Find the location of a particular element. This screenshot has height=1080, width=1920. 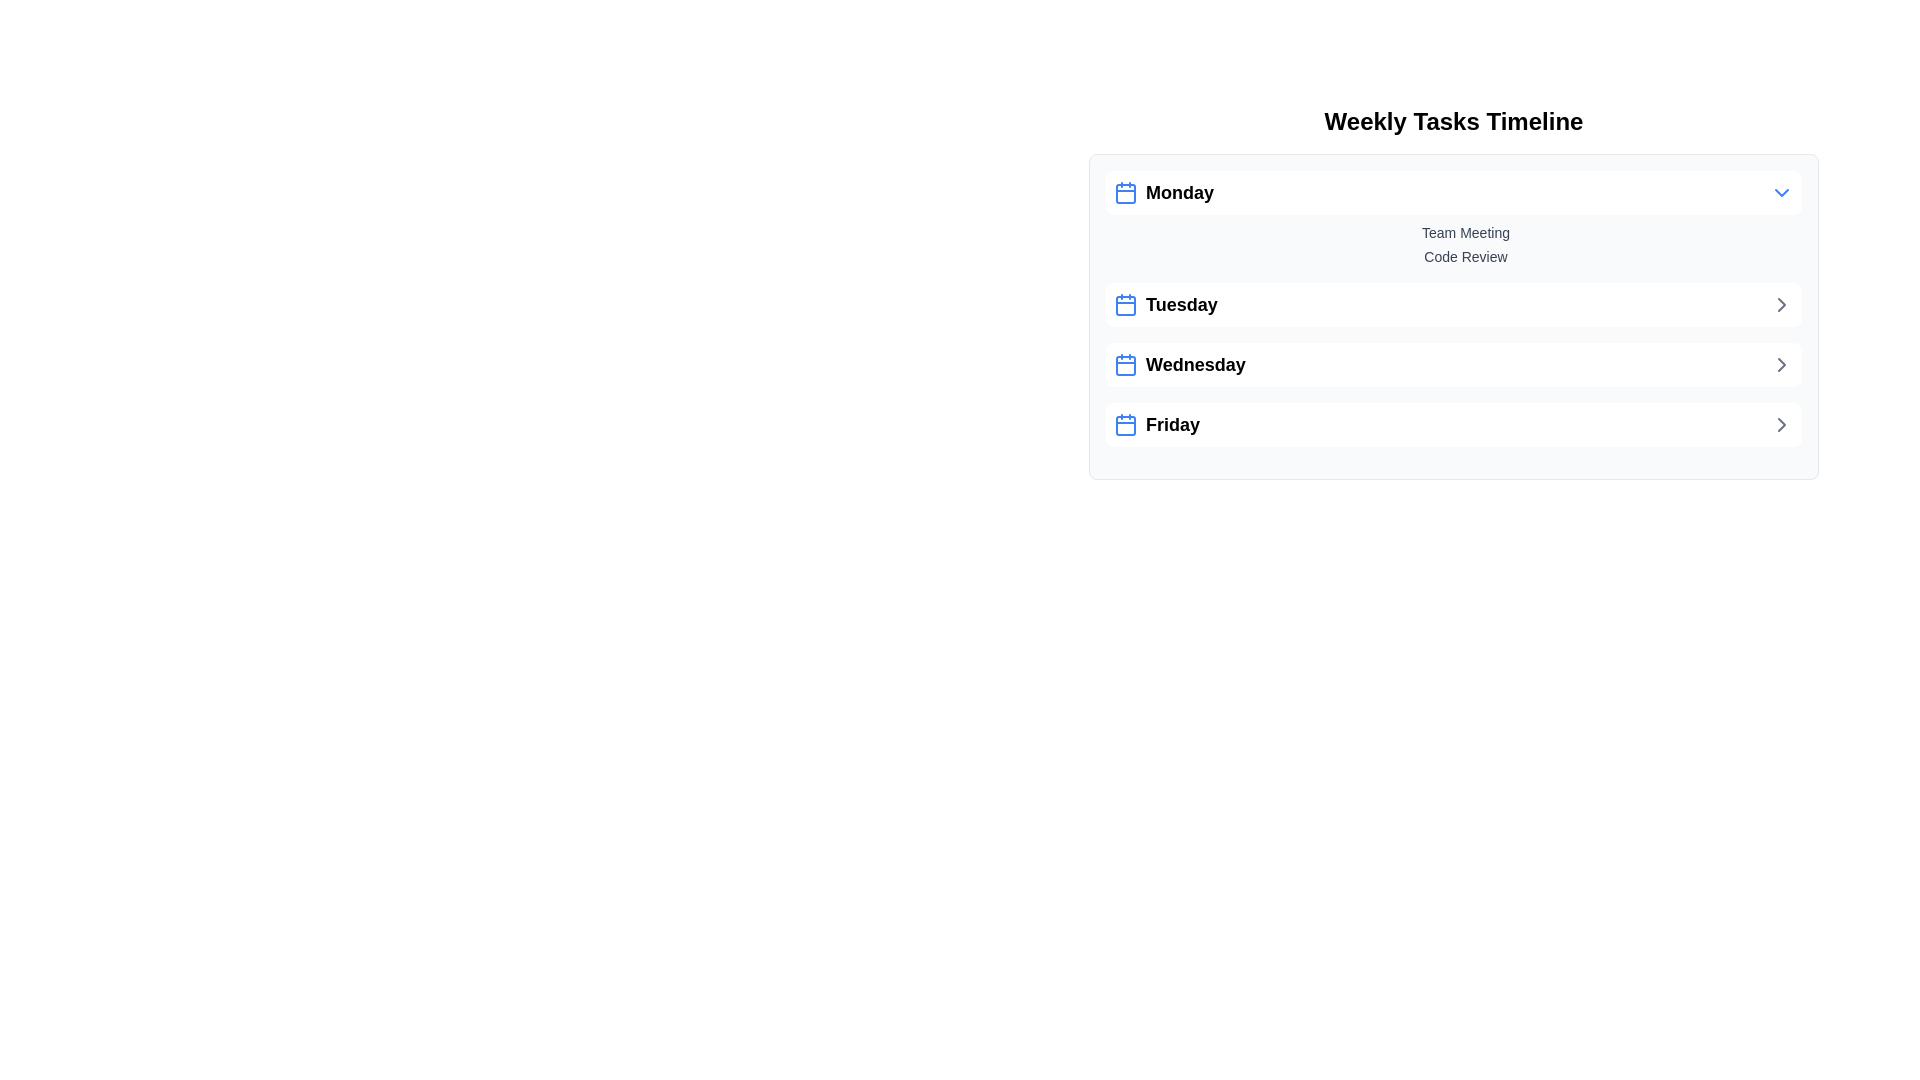

the interactive list item representing 'Tuesday' is located at coordinates (1454, 304).